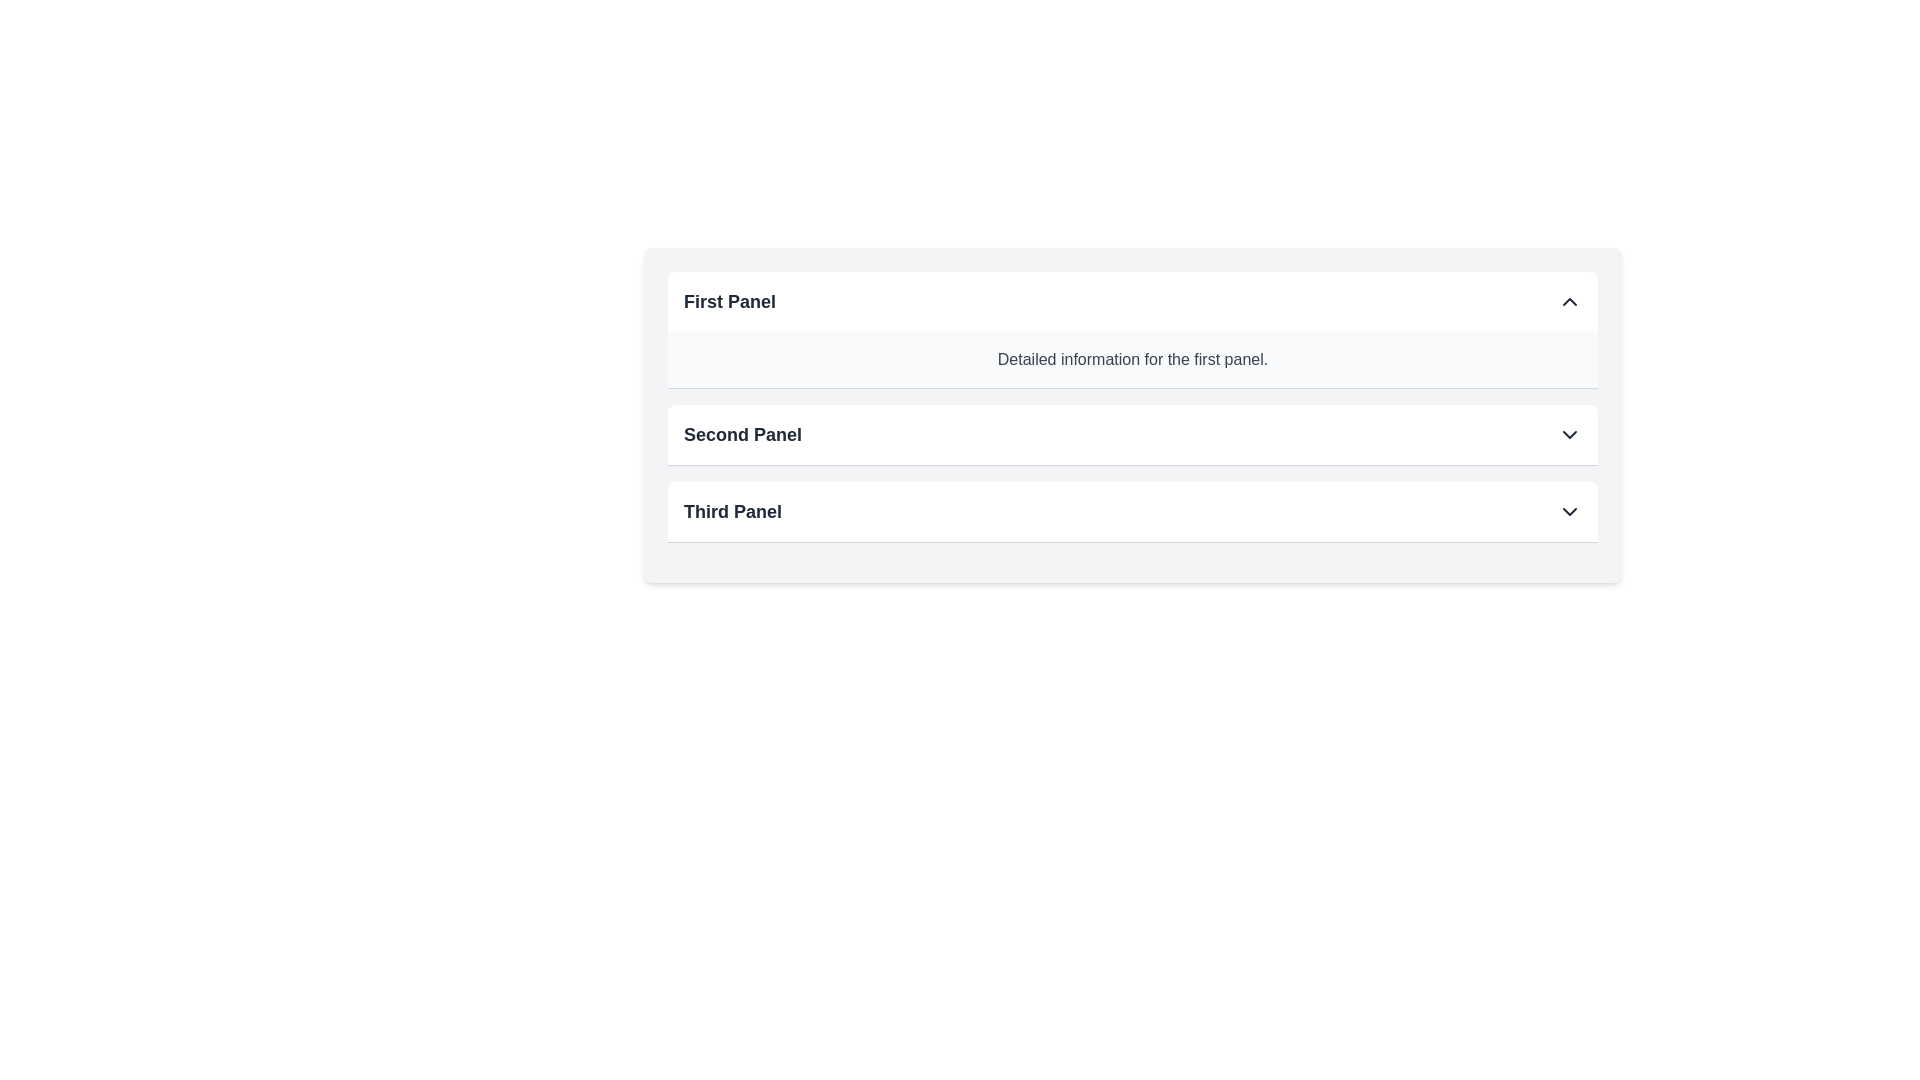 Image resolution: width=1920 pixels, height=1080 pixels. What do you see at coordinates (1132, 358) in the screenshot?
I see `the Text Display Area that contains the text 'Detailed information for the first panel.' which is styled with a light gray background and gray text, located directly below the header labeled 'First Panel'` at bounding box center [1132, 358].